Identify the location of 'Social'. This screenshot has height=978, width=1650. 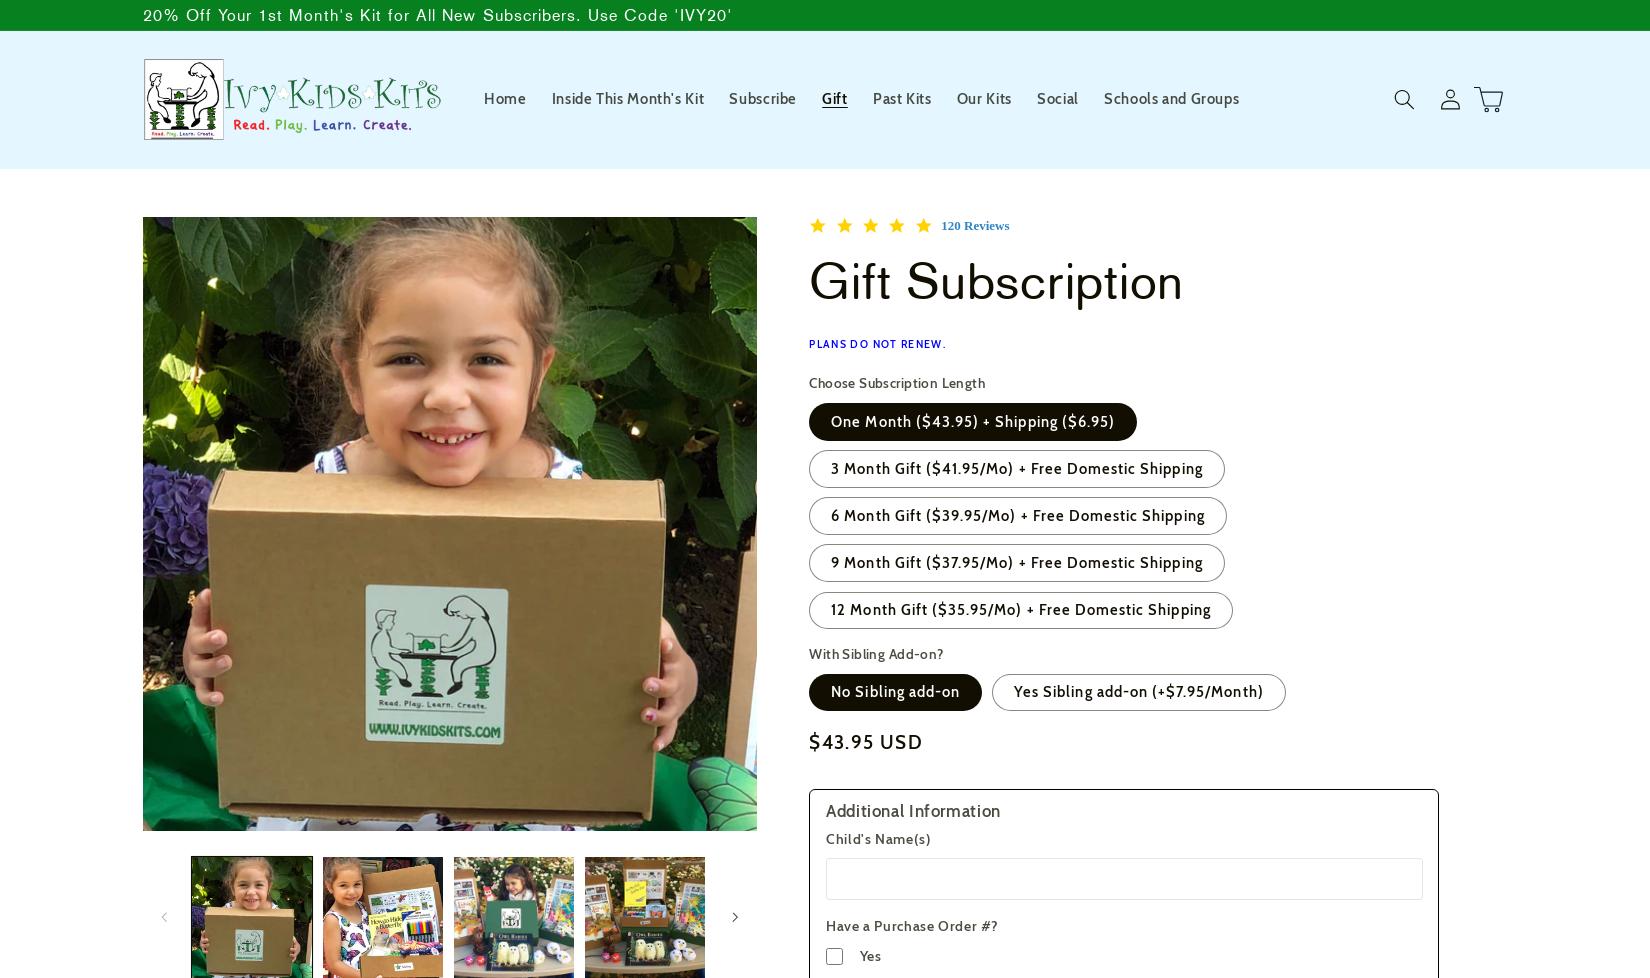
(1057, 98).